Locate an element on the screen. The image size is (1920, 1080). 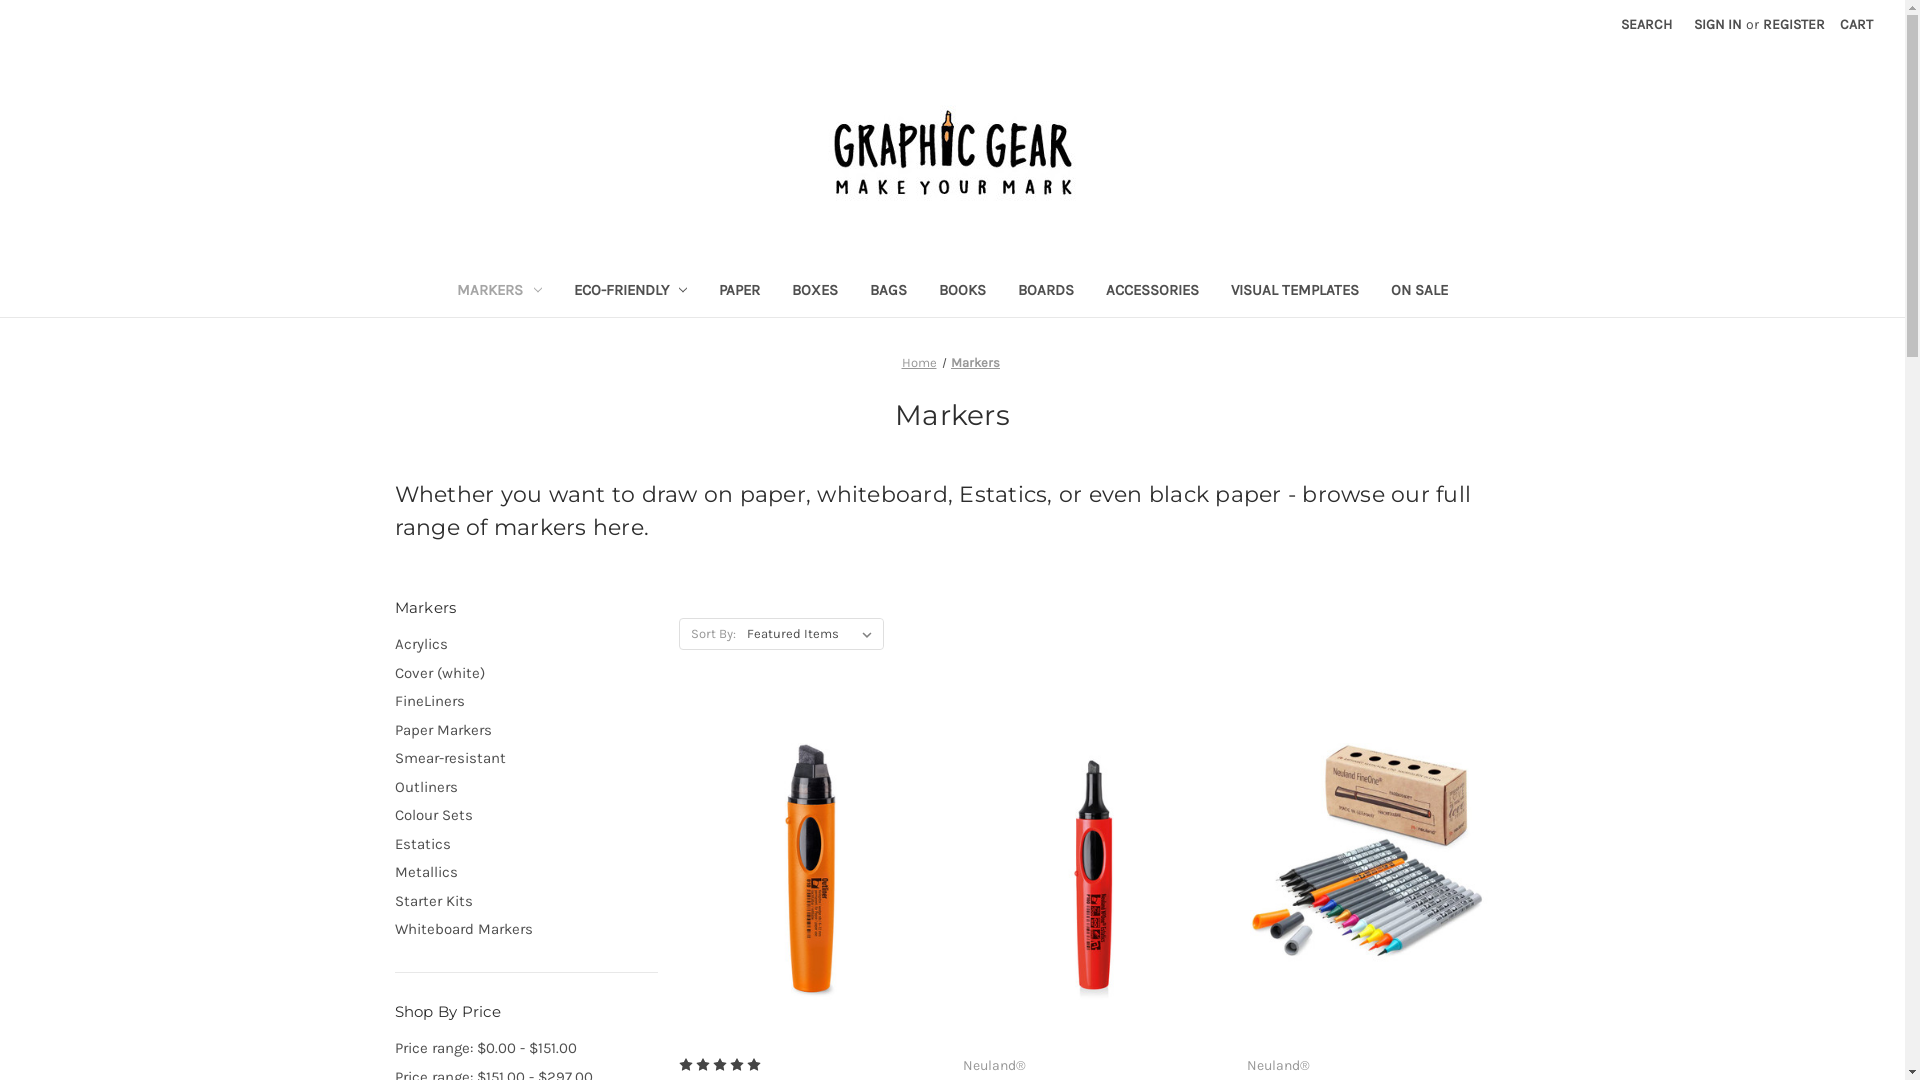
'ON SALE' is located at coordinates (1418, 292).